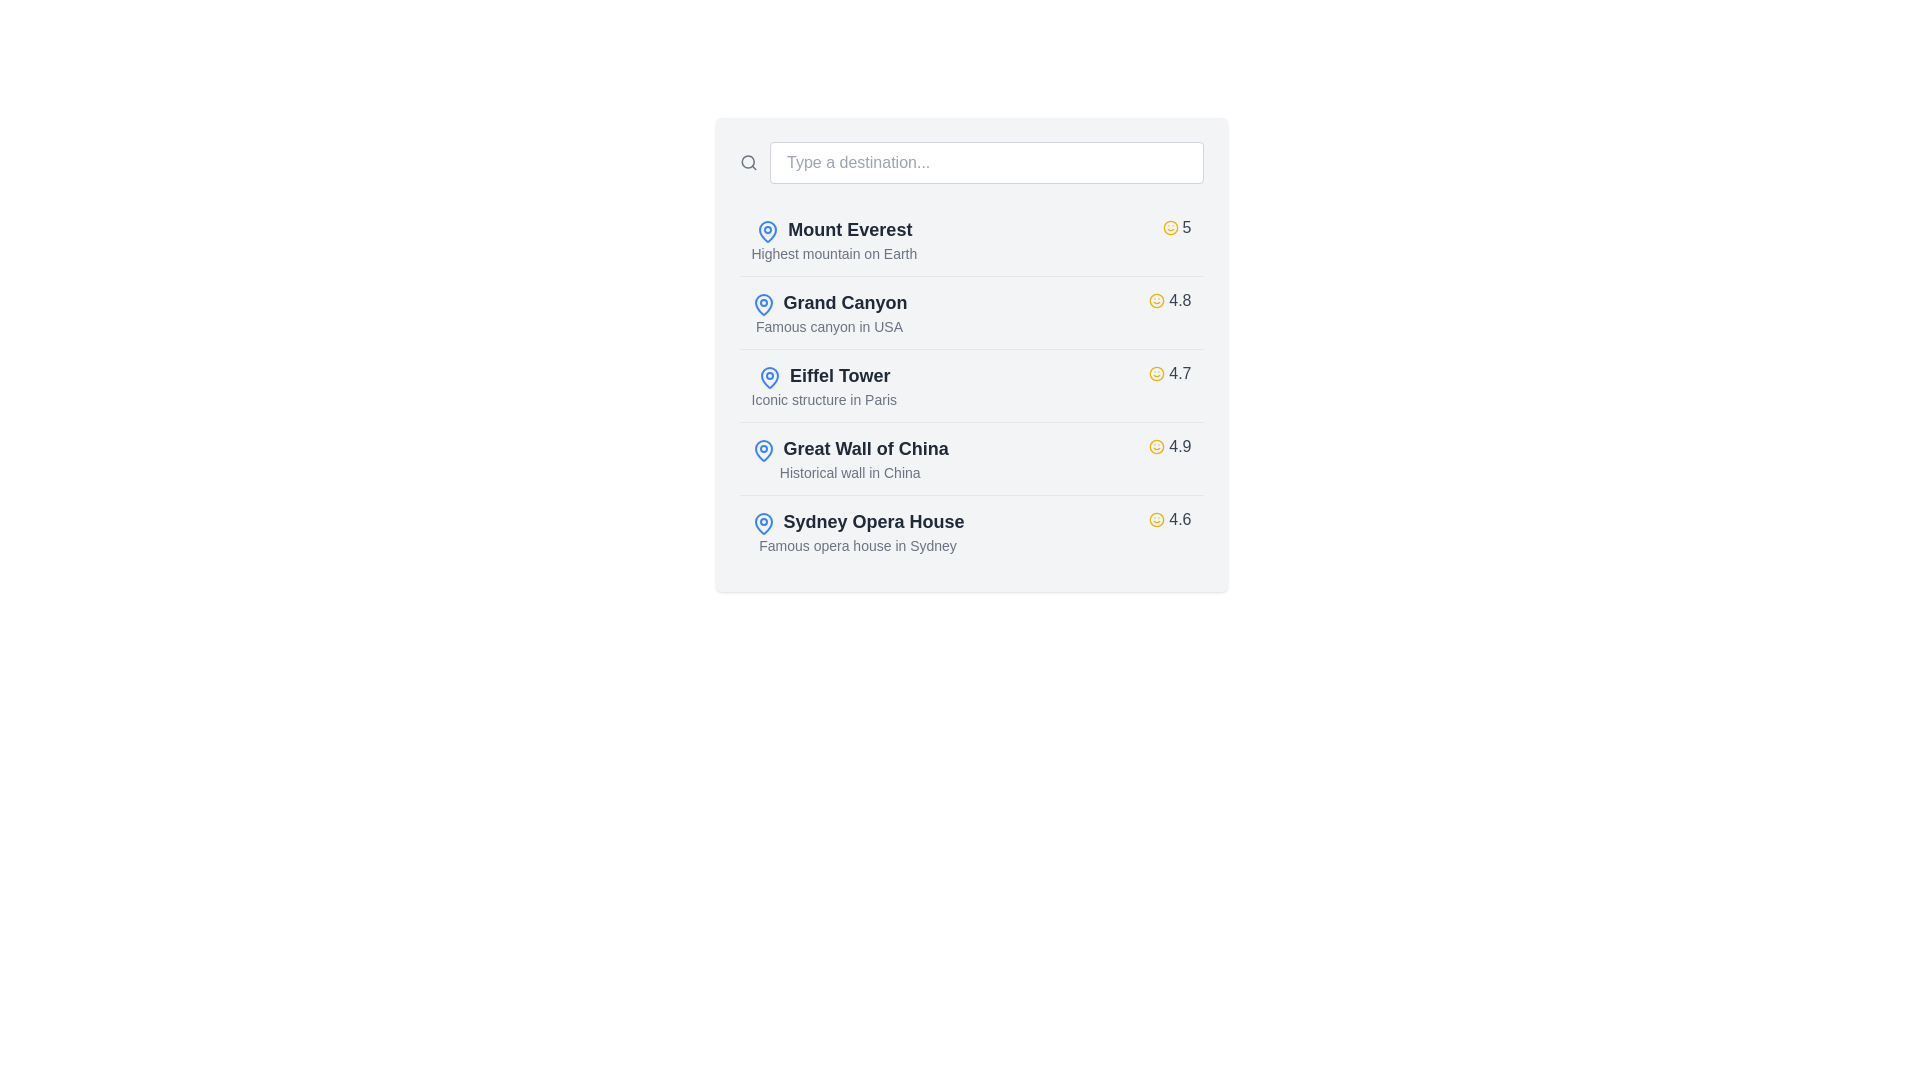  I want to click on the SVG Circle that visually represents the border of a smiley face icon used for ratings or expressions, which is positioned to the right of a list item dedicated to the Great Wall of China, so click(1157, 446).